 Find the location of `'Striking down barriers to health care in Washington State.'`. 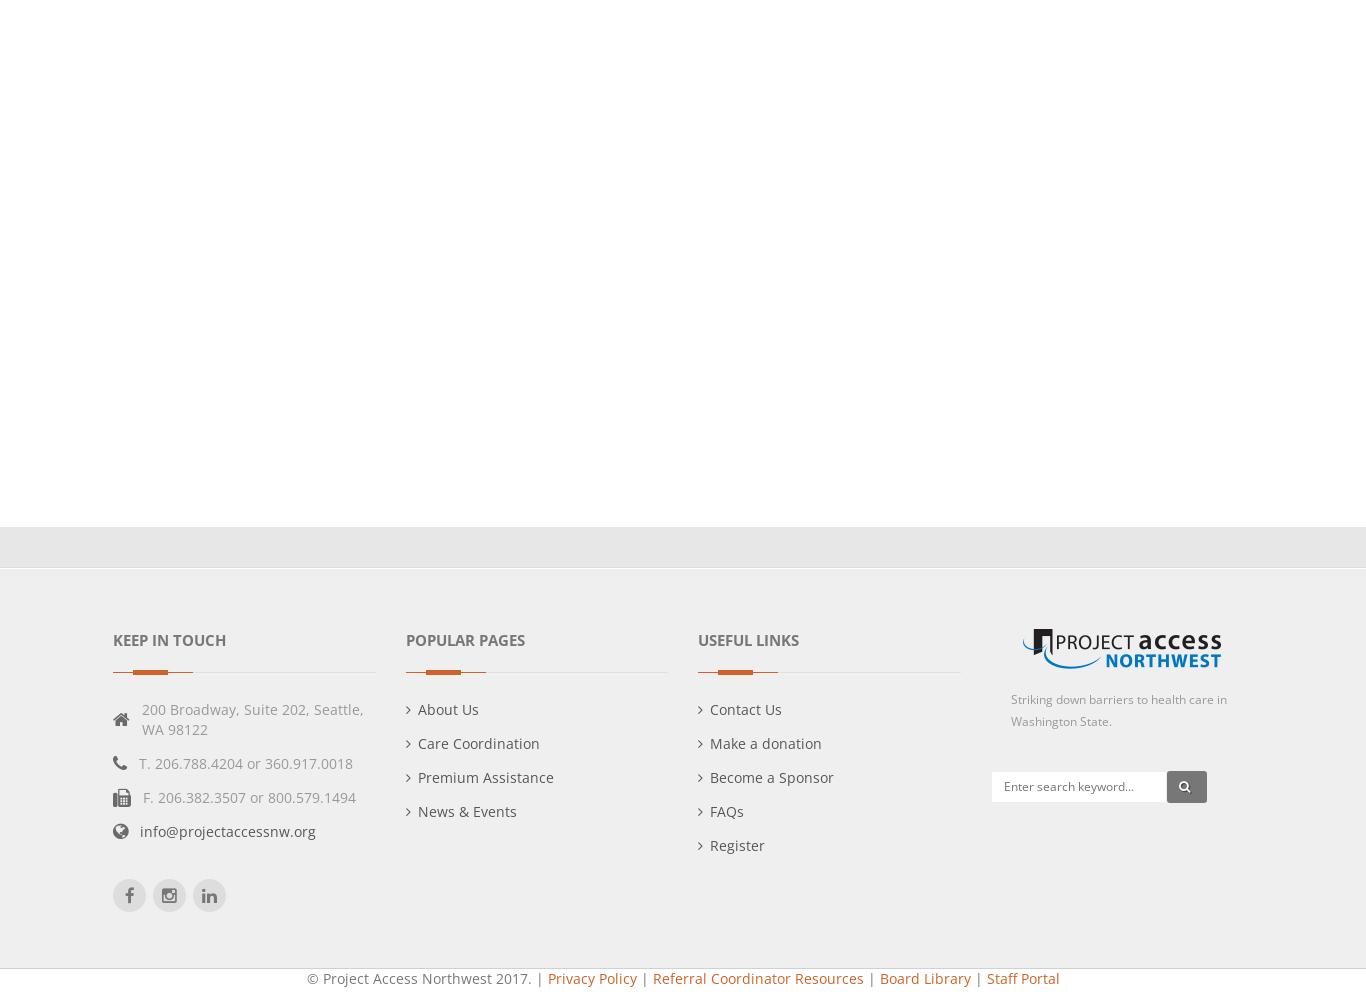

'Striking down barriers to health care in Washington State.' is located at coordinates (1116, 709).